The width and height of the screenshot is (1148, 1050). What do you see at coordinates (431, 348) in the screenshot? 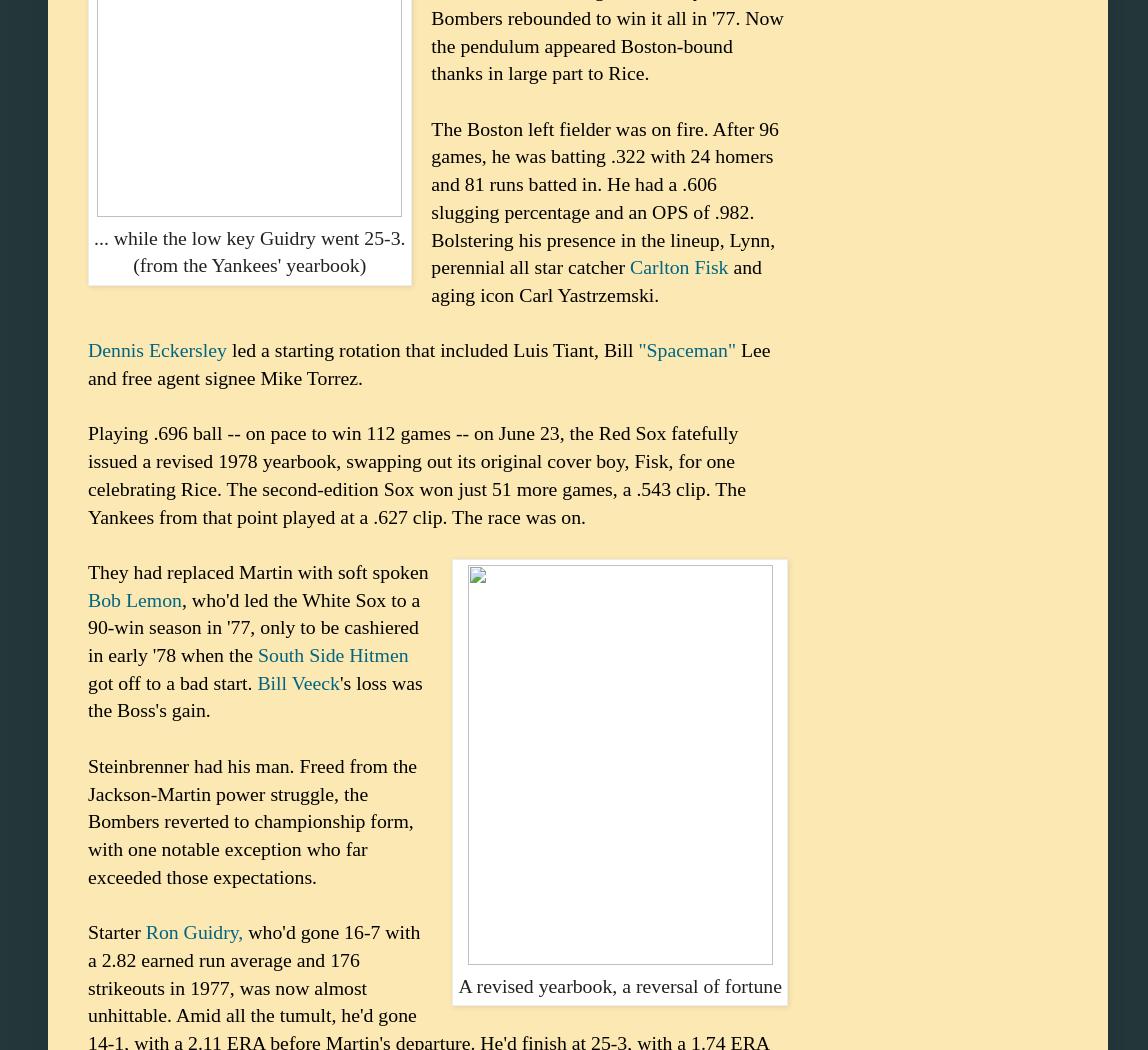
I see `'led a starting rotation that included Luis Tiant, Bill'` at bounding box center [431, 348].